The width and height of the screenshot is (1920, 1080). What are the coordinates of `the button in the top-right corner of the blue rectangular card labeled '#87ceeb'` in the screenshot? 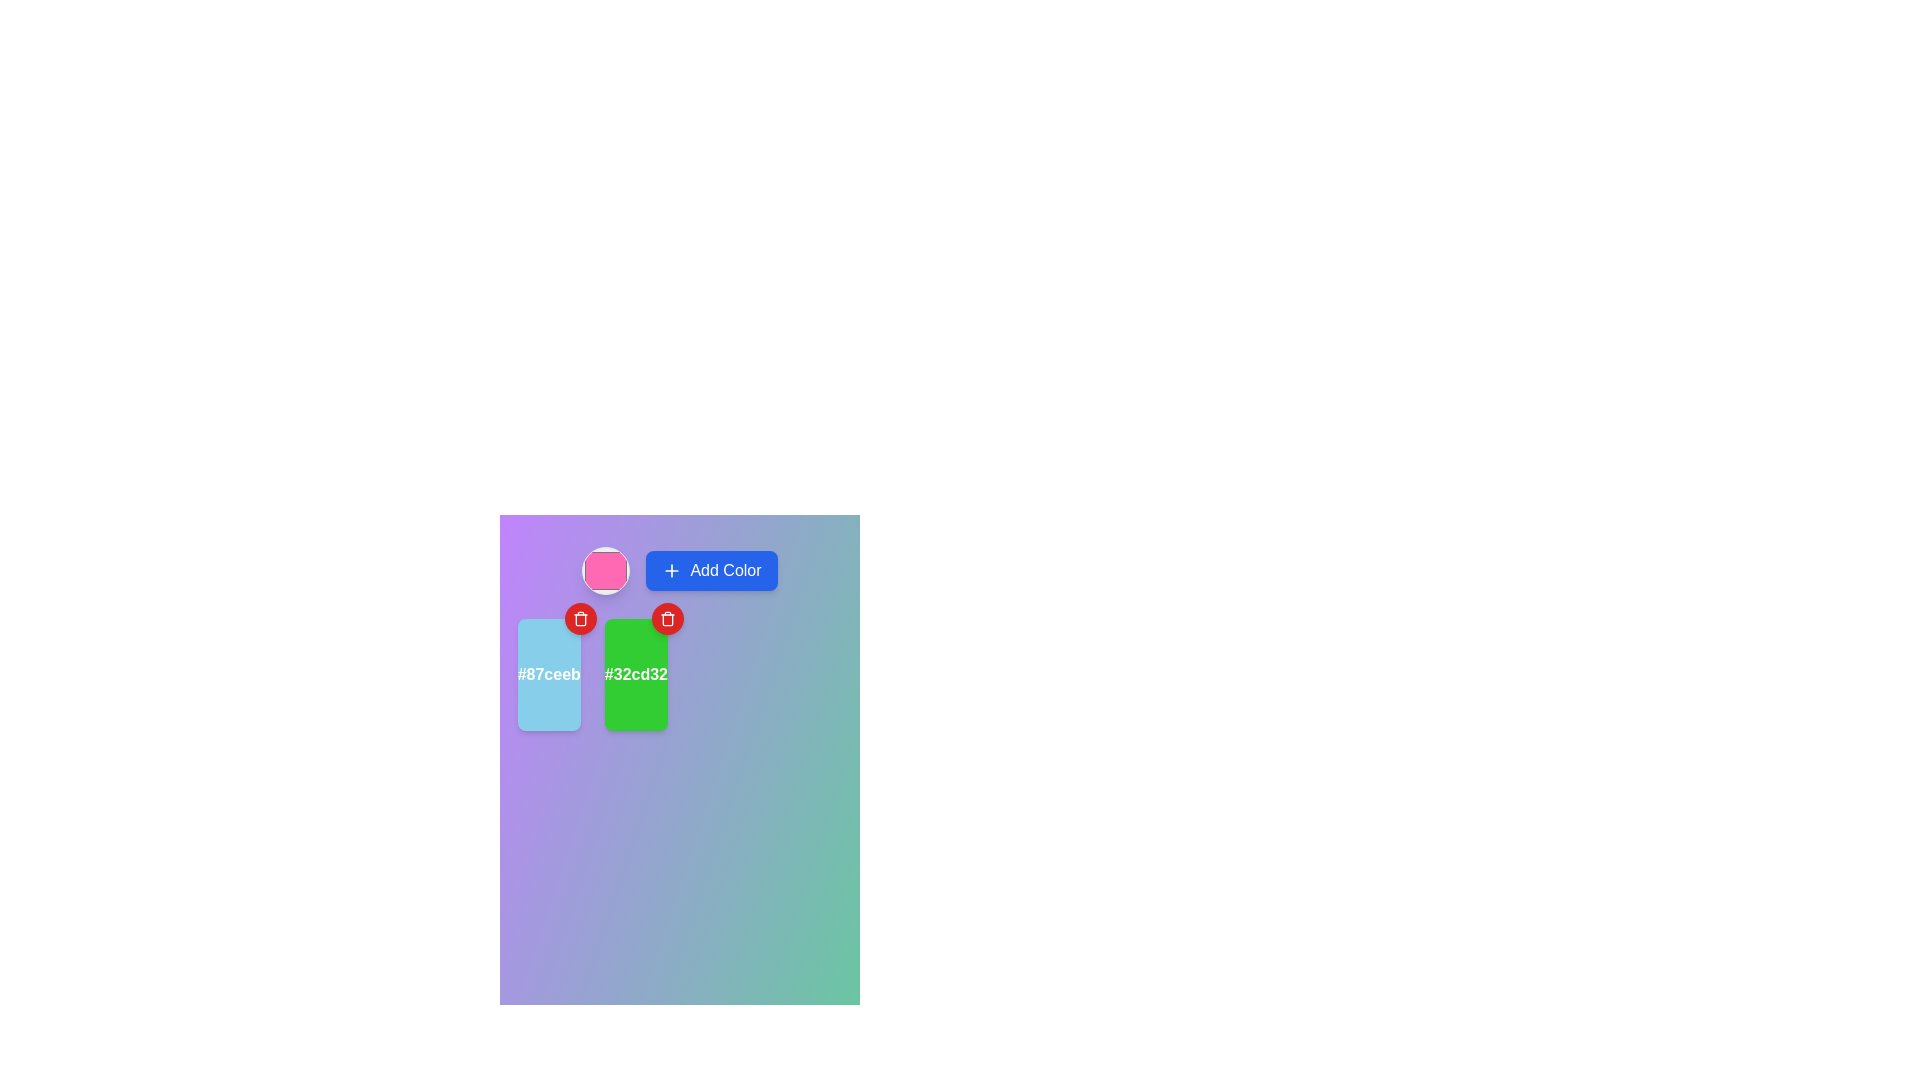 It's located at (579, 617).